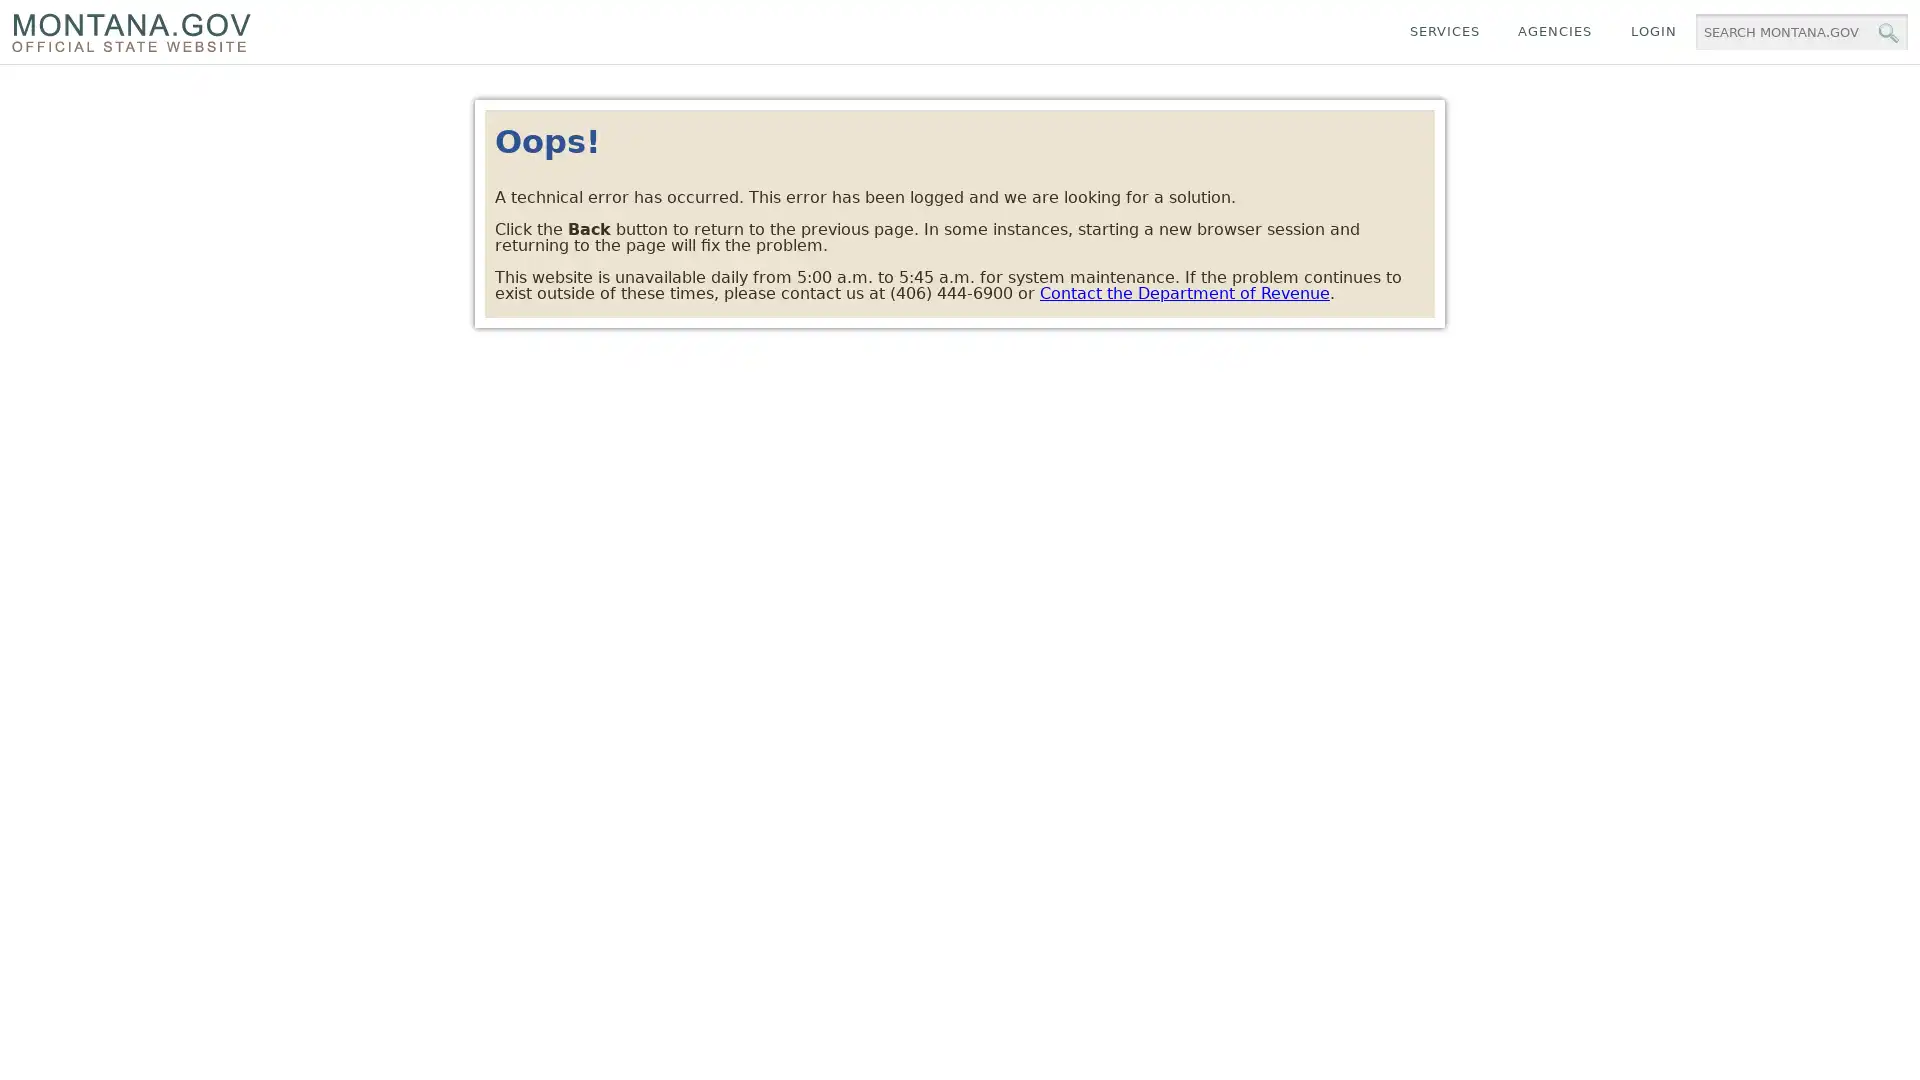  Describe the element at coordinates (1886, 33) in the screenshot. I see `MT.gov Search Button` at that location.